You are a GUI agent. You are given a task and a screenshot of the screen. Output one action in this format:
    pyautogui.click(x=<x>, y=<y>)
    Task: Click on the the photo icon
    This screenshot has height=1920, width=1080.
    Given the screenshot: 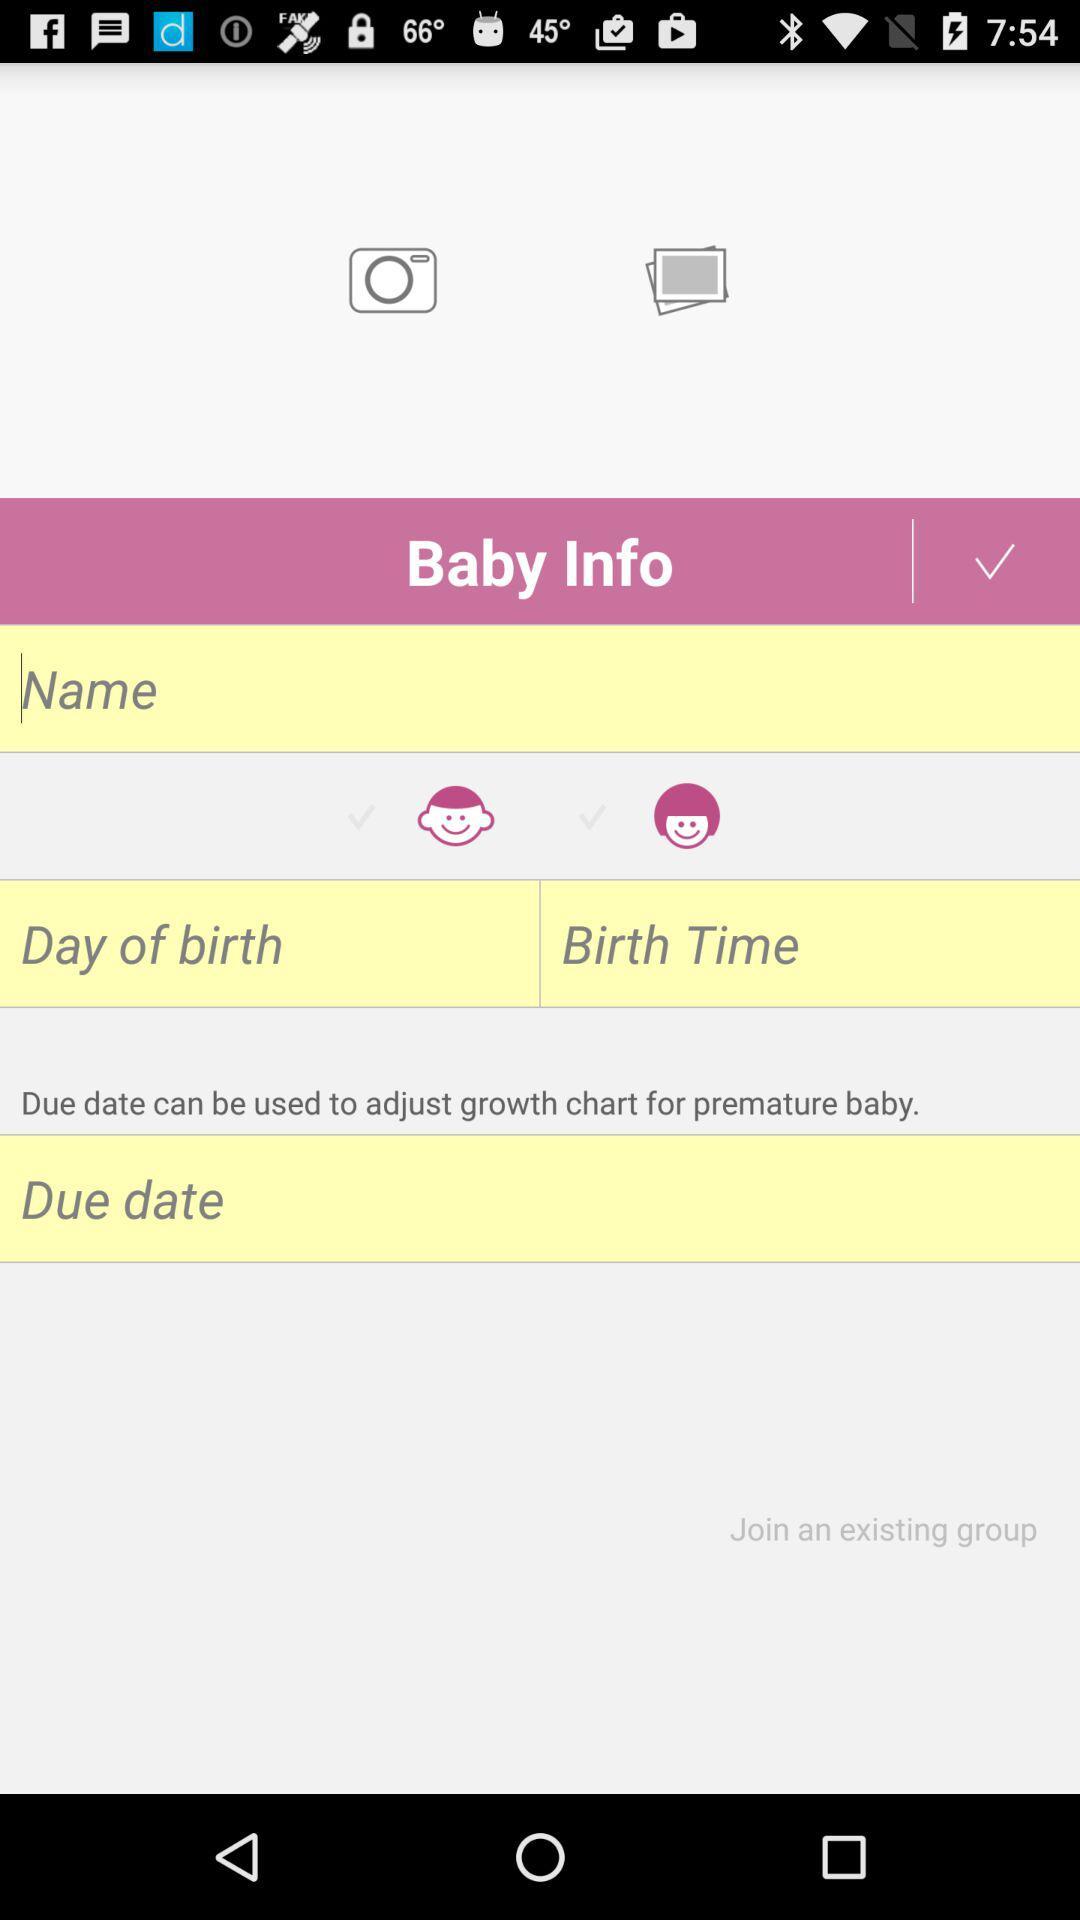 What is the action you would take?
    pyautogui.click(x=393, y=299)
    